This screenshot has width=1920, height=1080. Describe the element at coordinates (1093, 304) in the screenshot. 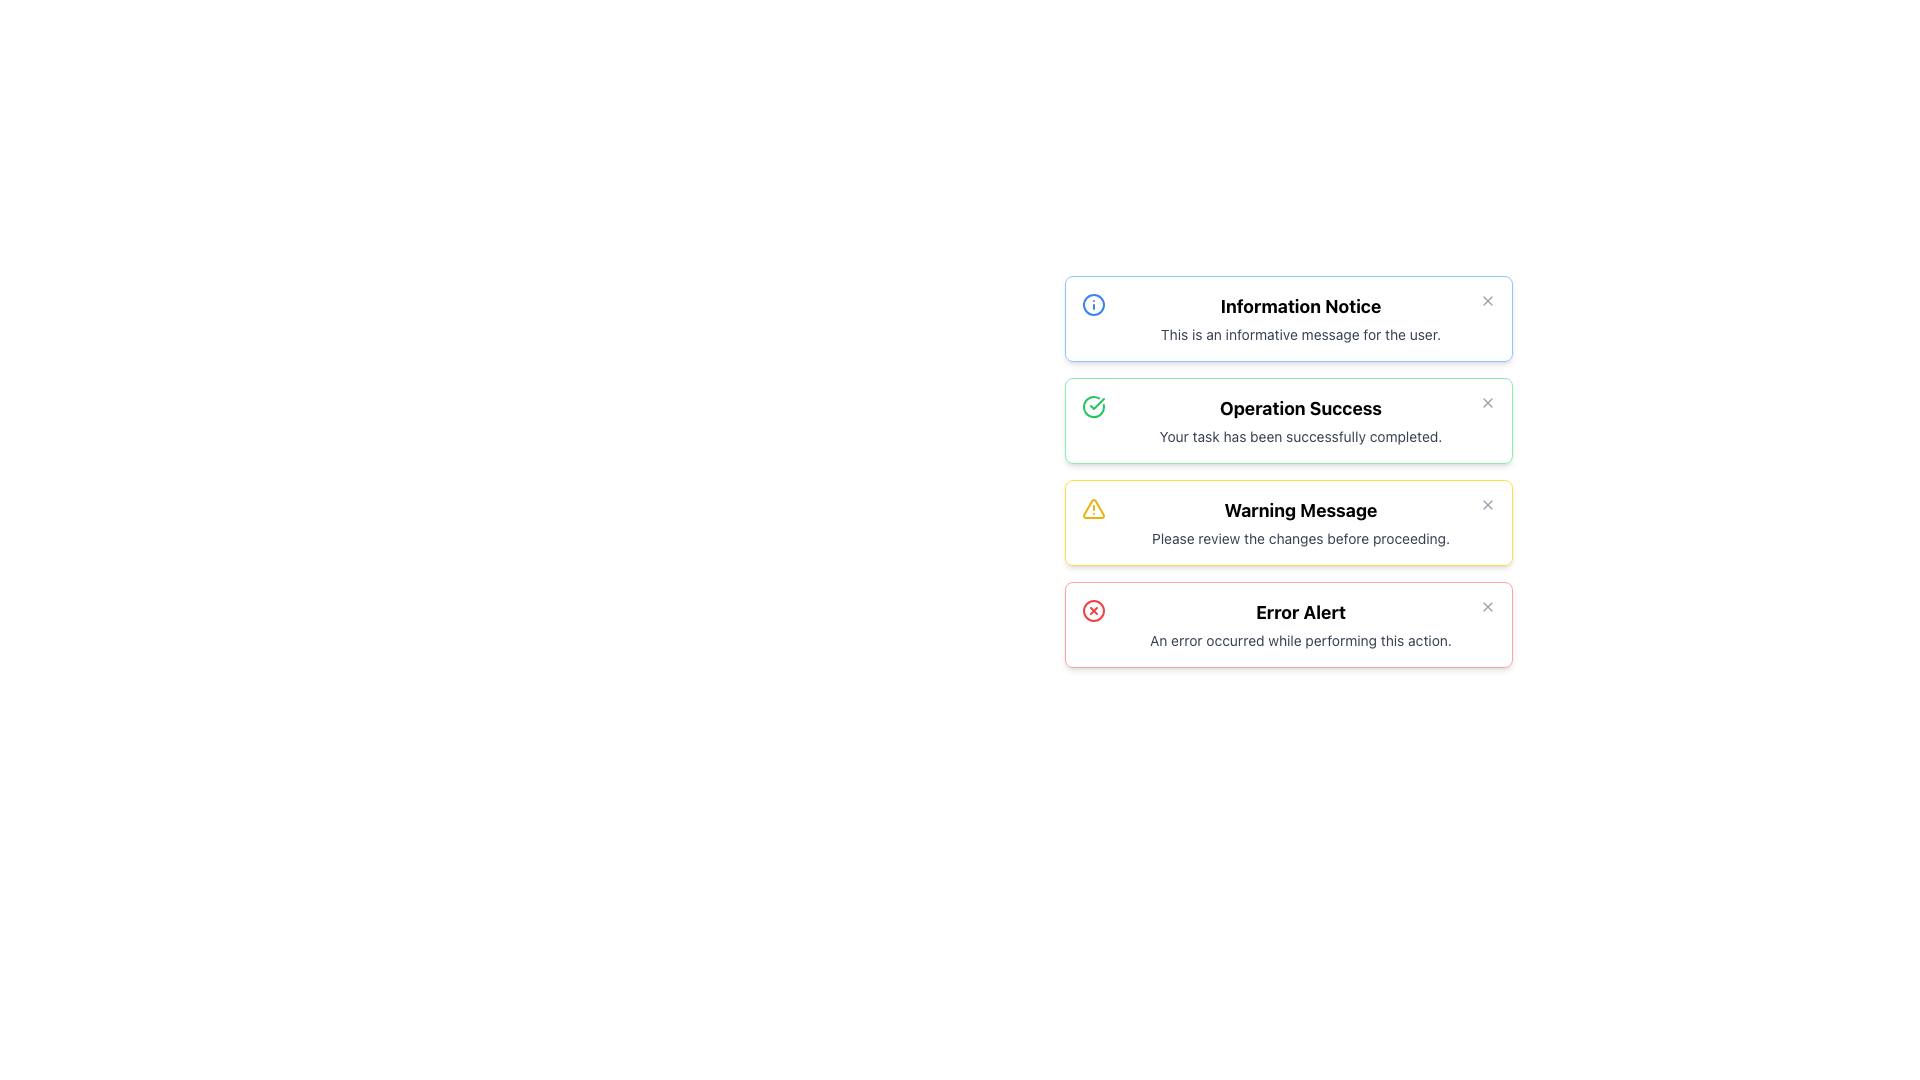

I see `the circular information icon with a blue outline located at the top-left corner of the 'Information Notice' message box` at that location.